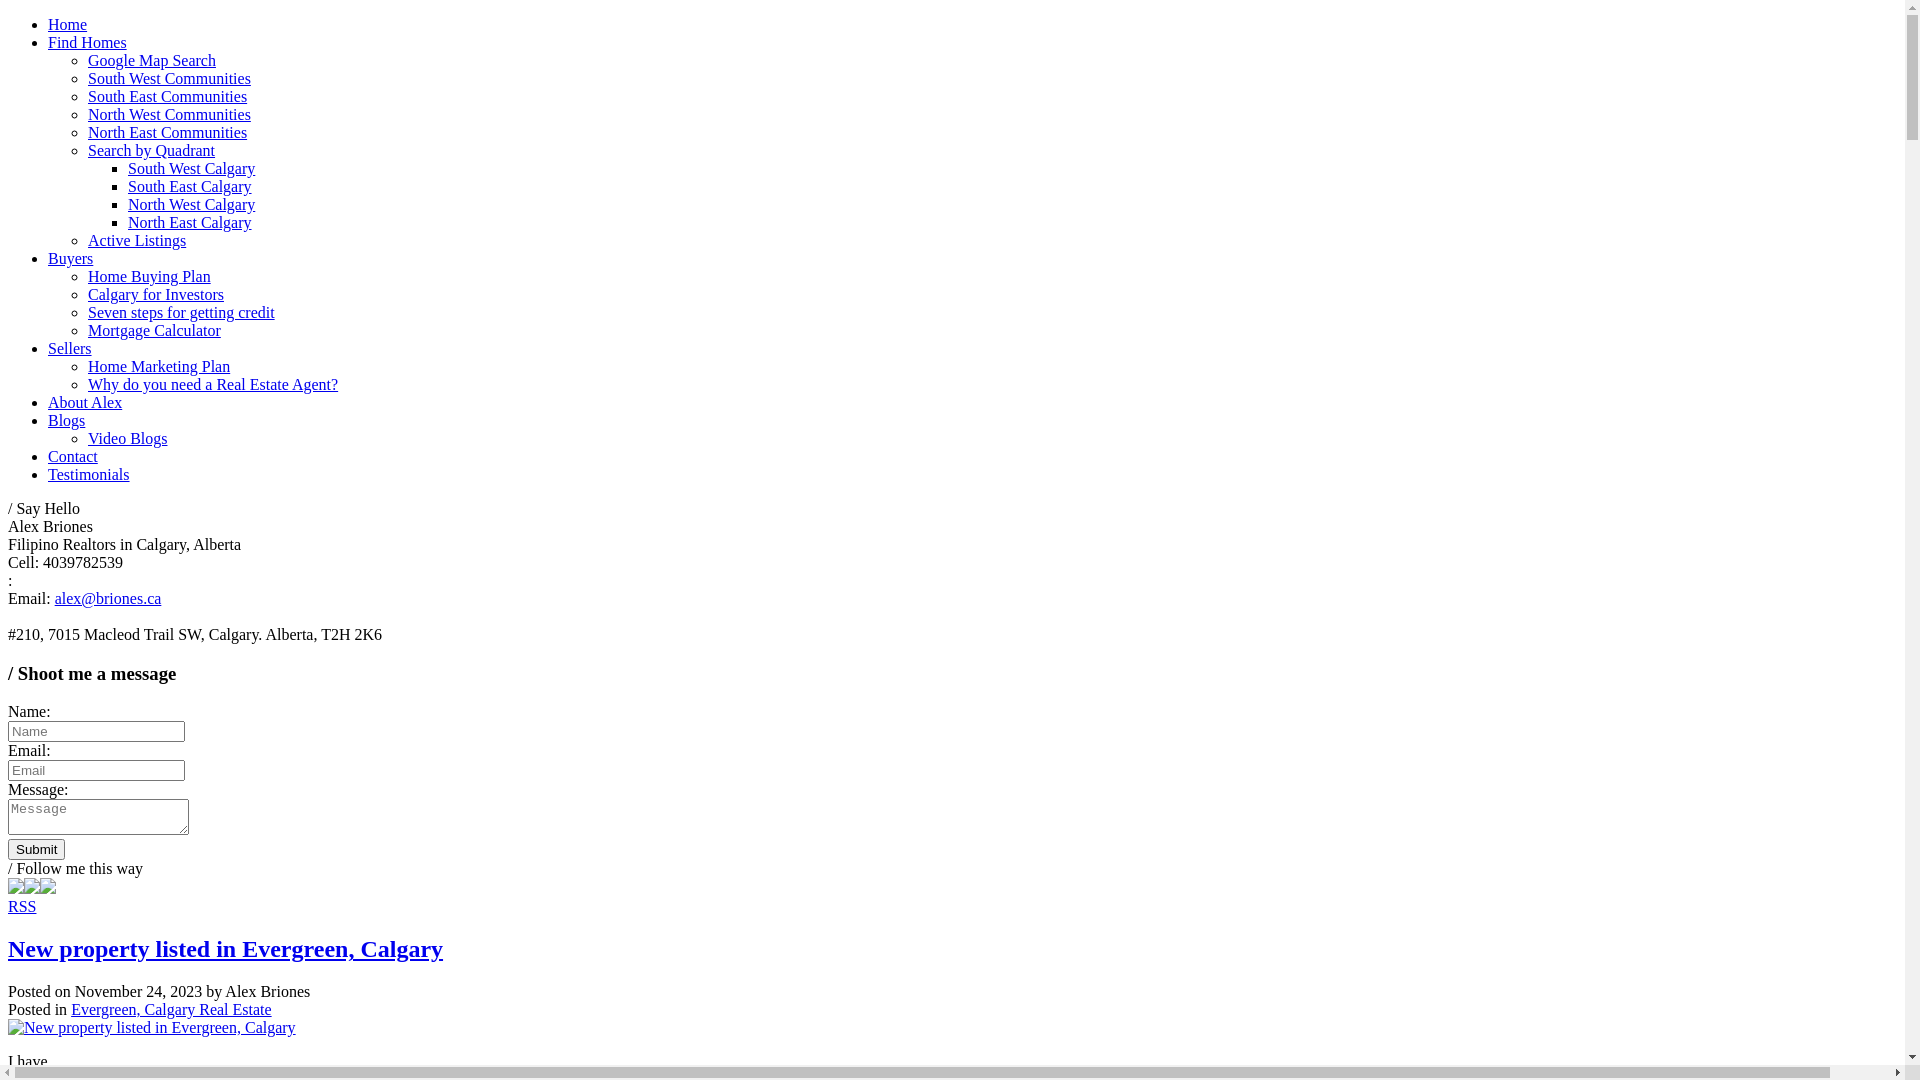 The width and height of the screenshot is (1920, 1080). Describe the element at coordinates (107, 597) in the screenshot. I see `'alex@briones.ca'` at that location.